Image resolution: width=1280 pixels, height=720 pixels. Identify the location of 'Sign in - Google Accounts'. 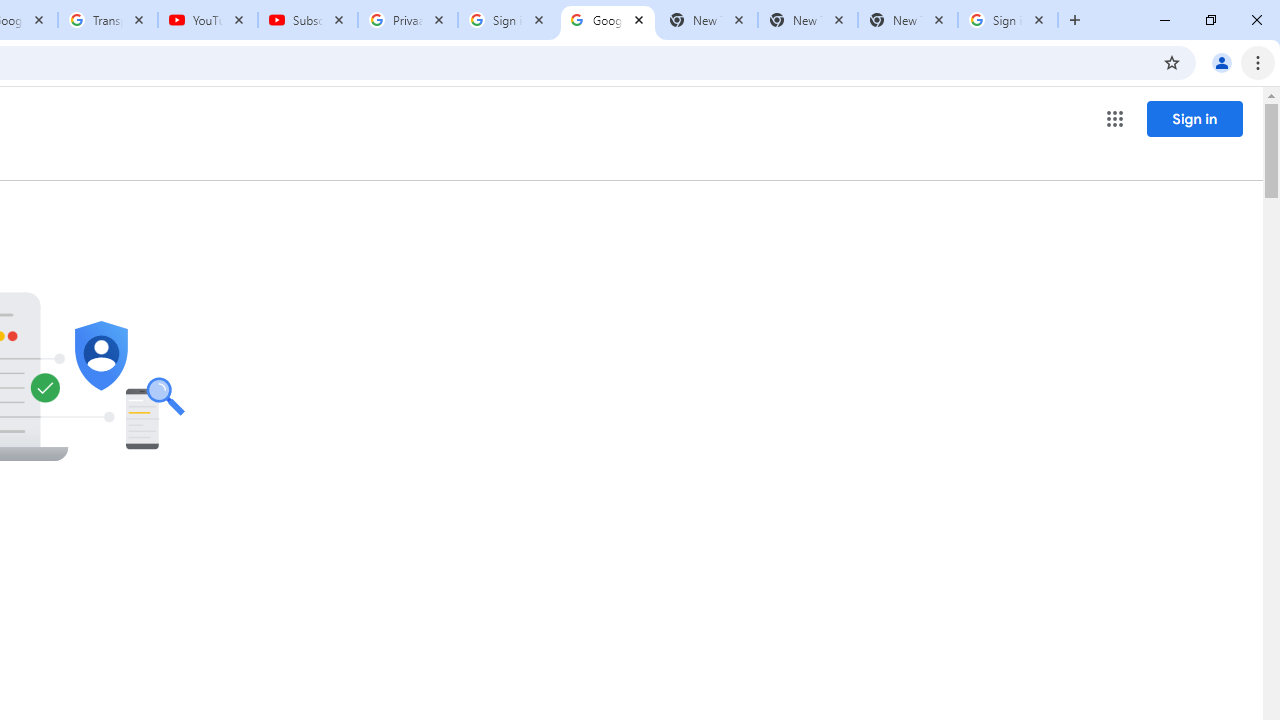
(1008, 20).